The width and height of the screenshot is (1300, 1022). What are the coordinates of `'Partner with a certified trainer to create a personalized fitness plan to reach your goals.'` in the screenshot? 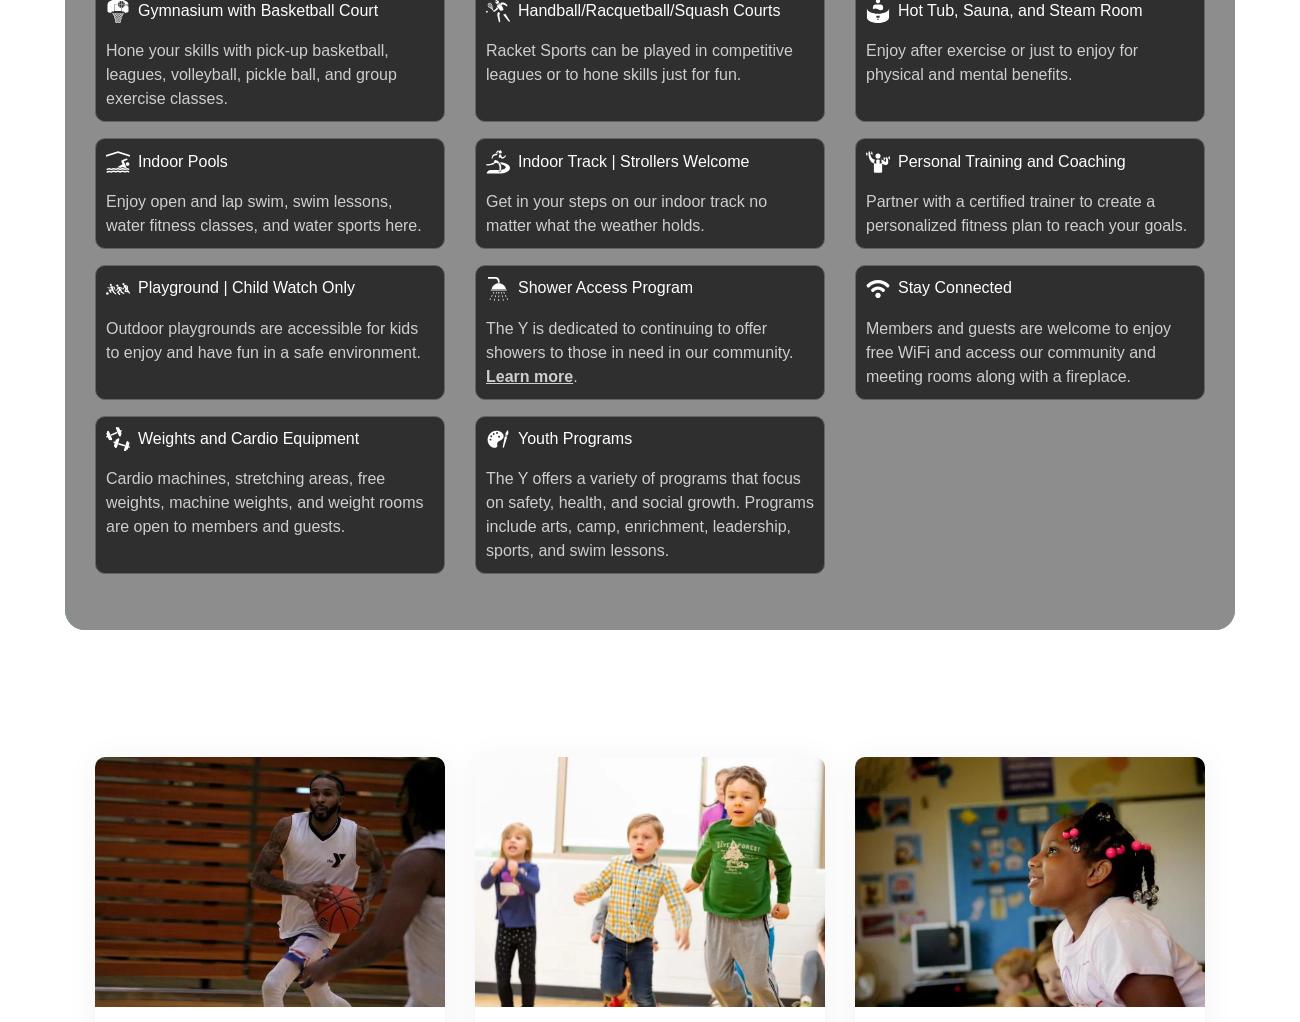 It's located at (1025, 212).